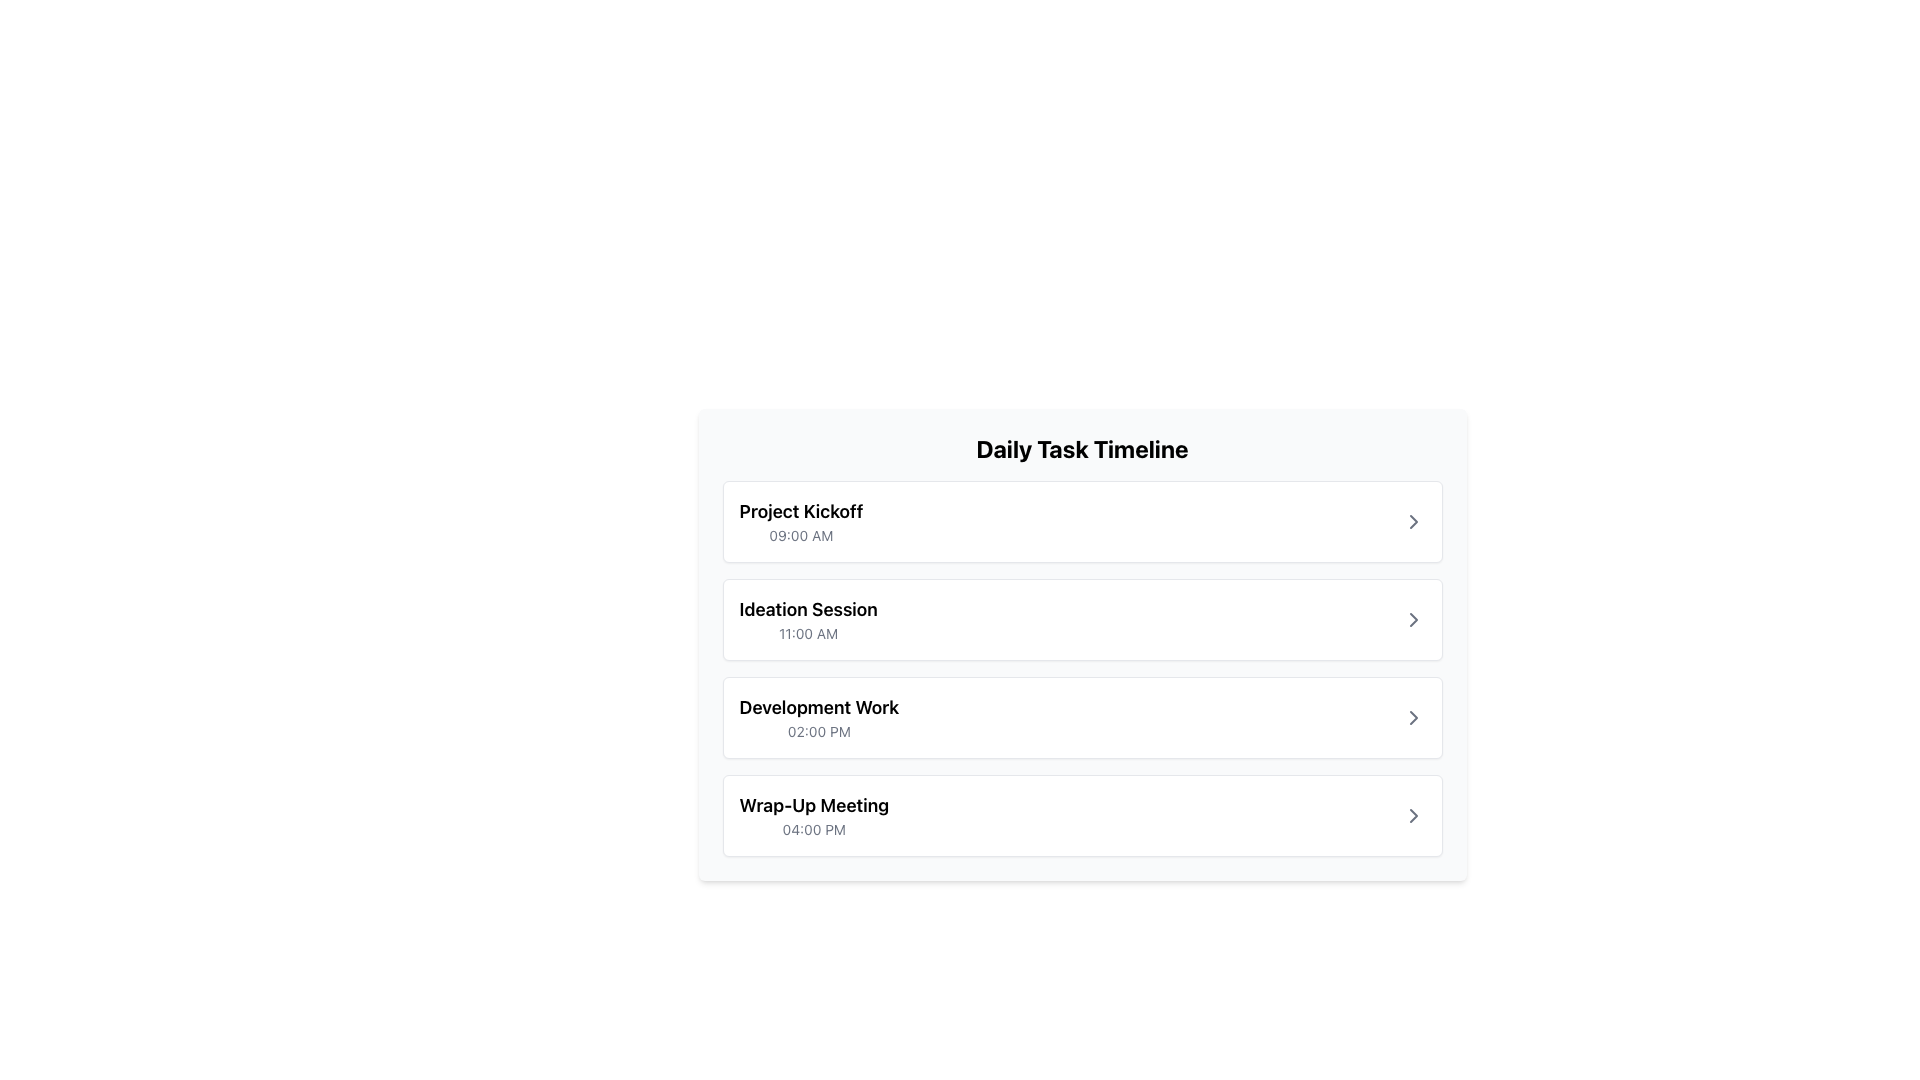 The height and width of the screenshot is (1080, 1920). Describe the element at coordinates (1081, 520) in the screenshot. I see `the topmost card representing the agenda item 'Project Kickoff' scheduled at 09:00 AM` at that location.